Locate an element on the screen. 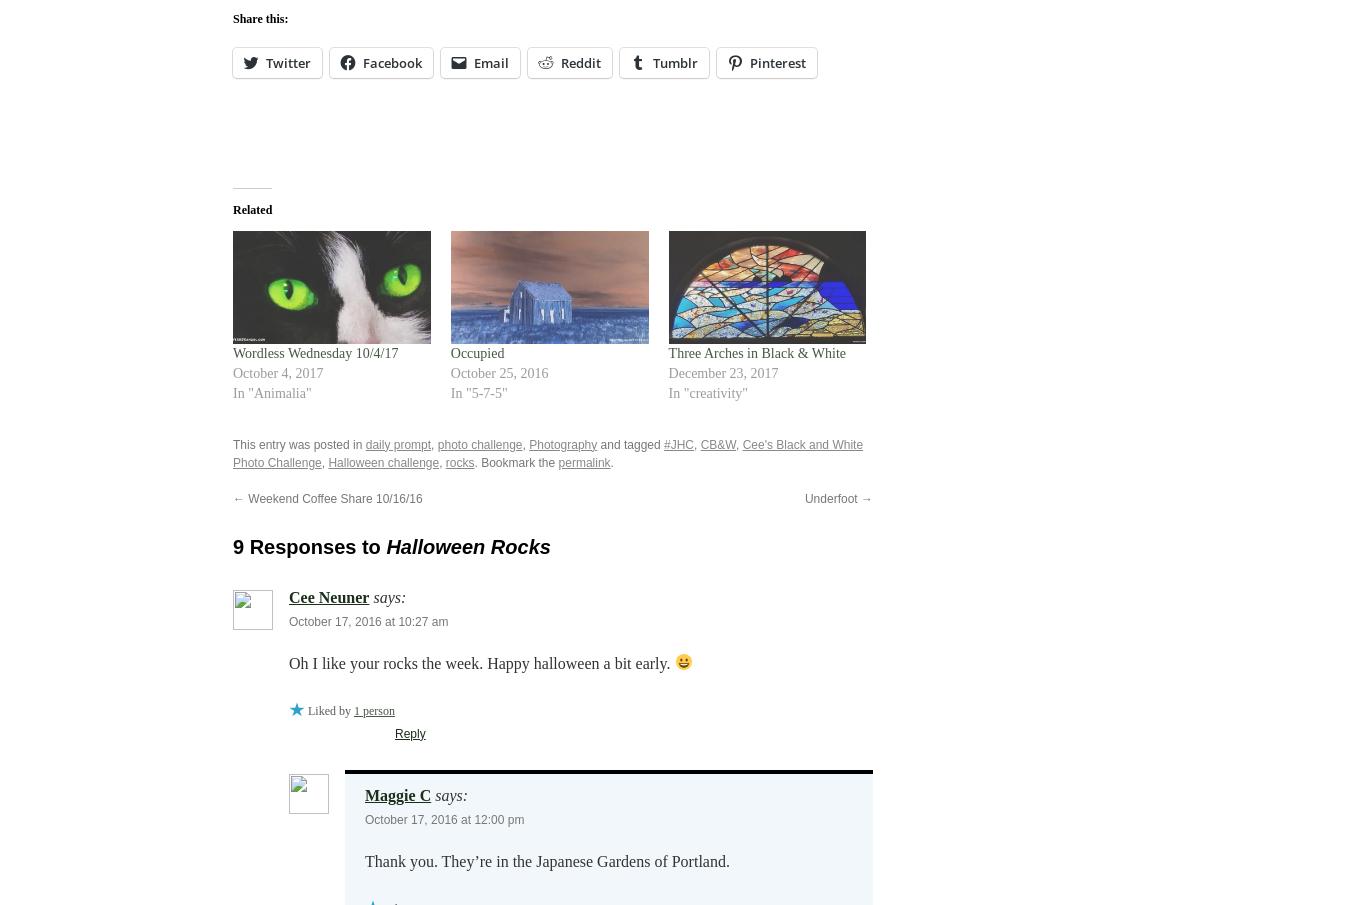 This screenshot has width=1366, height=905. 'October 17, 2016 at 10:27 am' is located at coordinates (289, 620).